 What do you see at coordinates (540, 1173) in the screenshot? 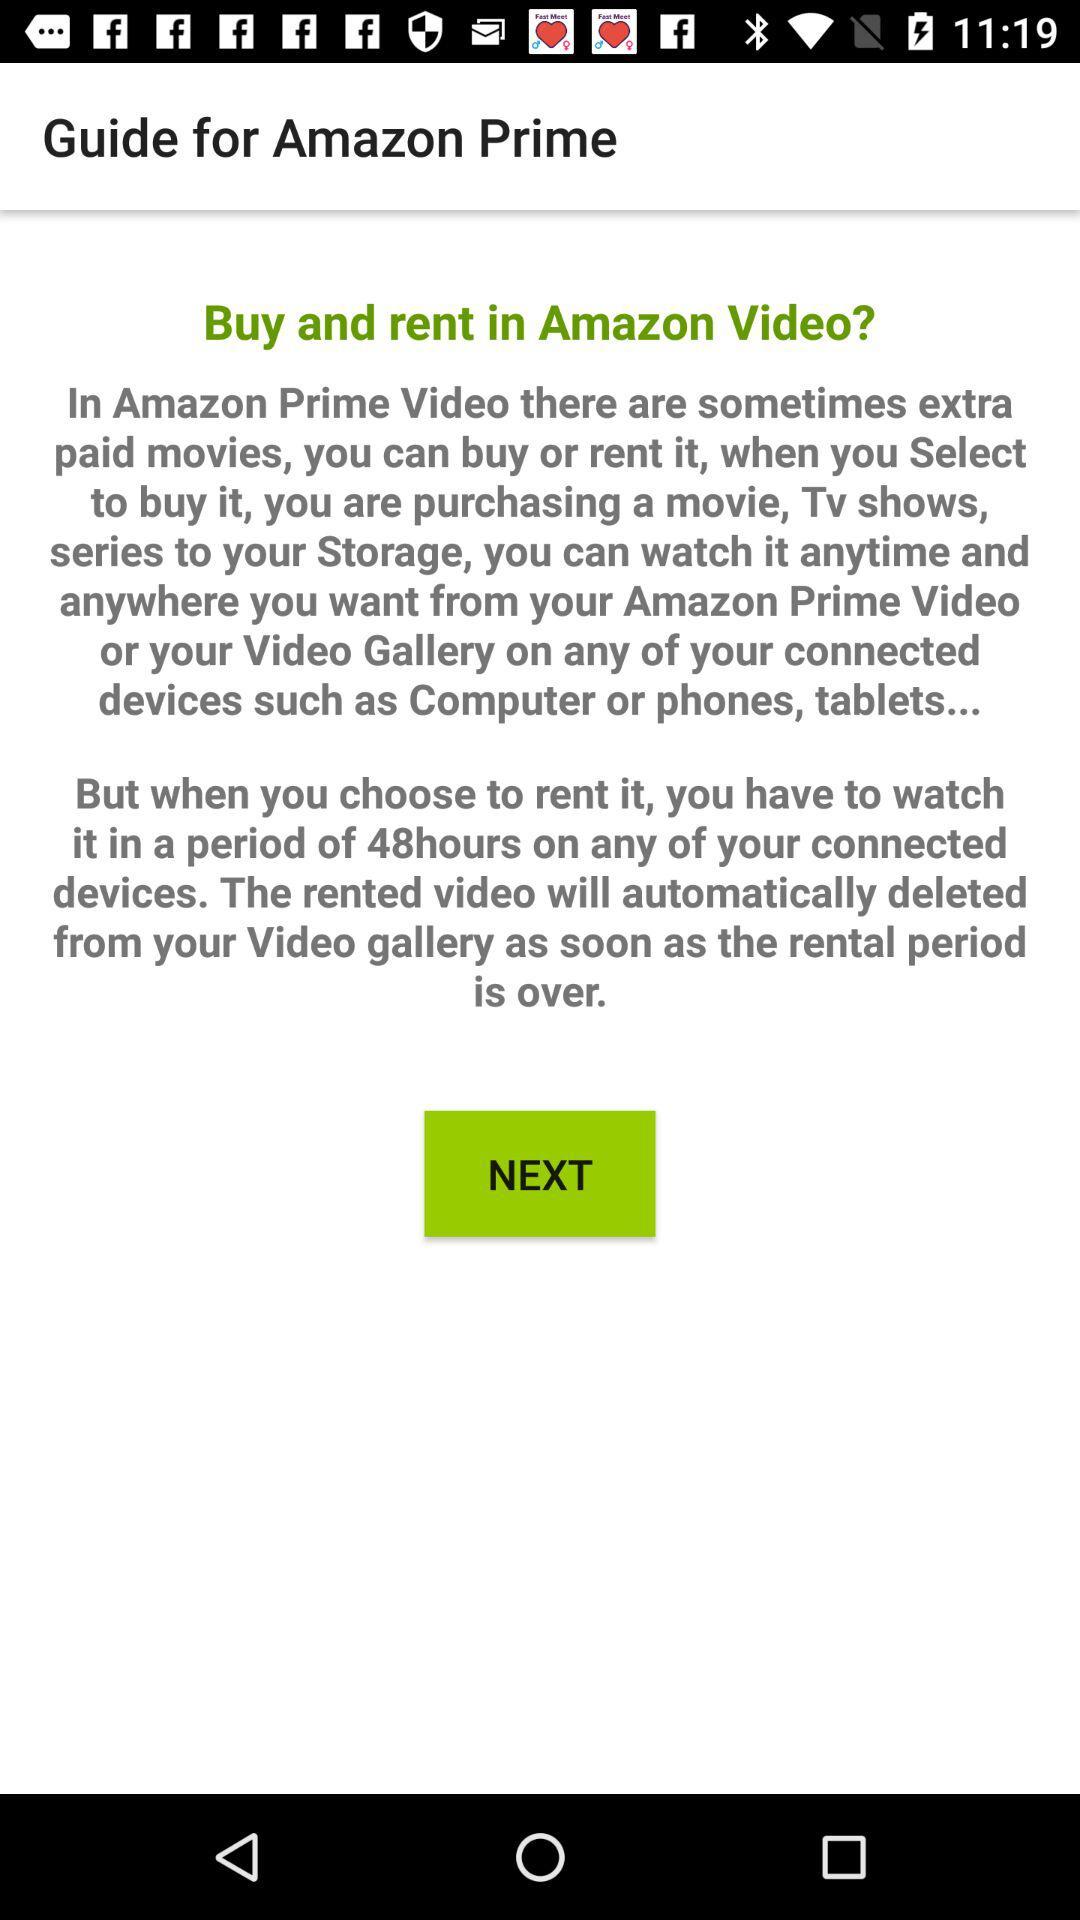
I see `next icon` at bounding box center [540, 1173].